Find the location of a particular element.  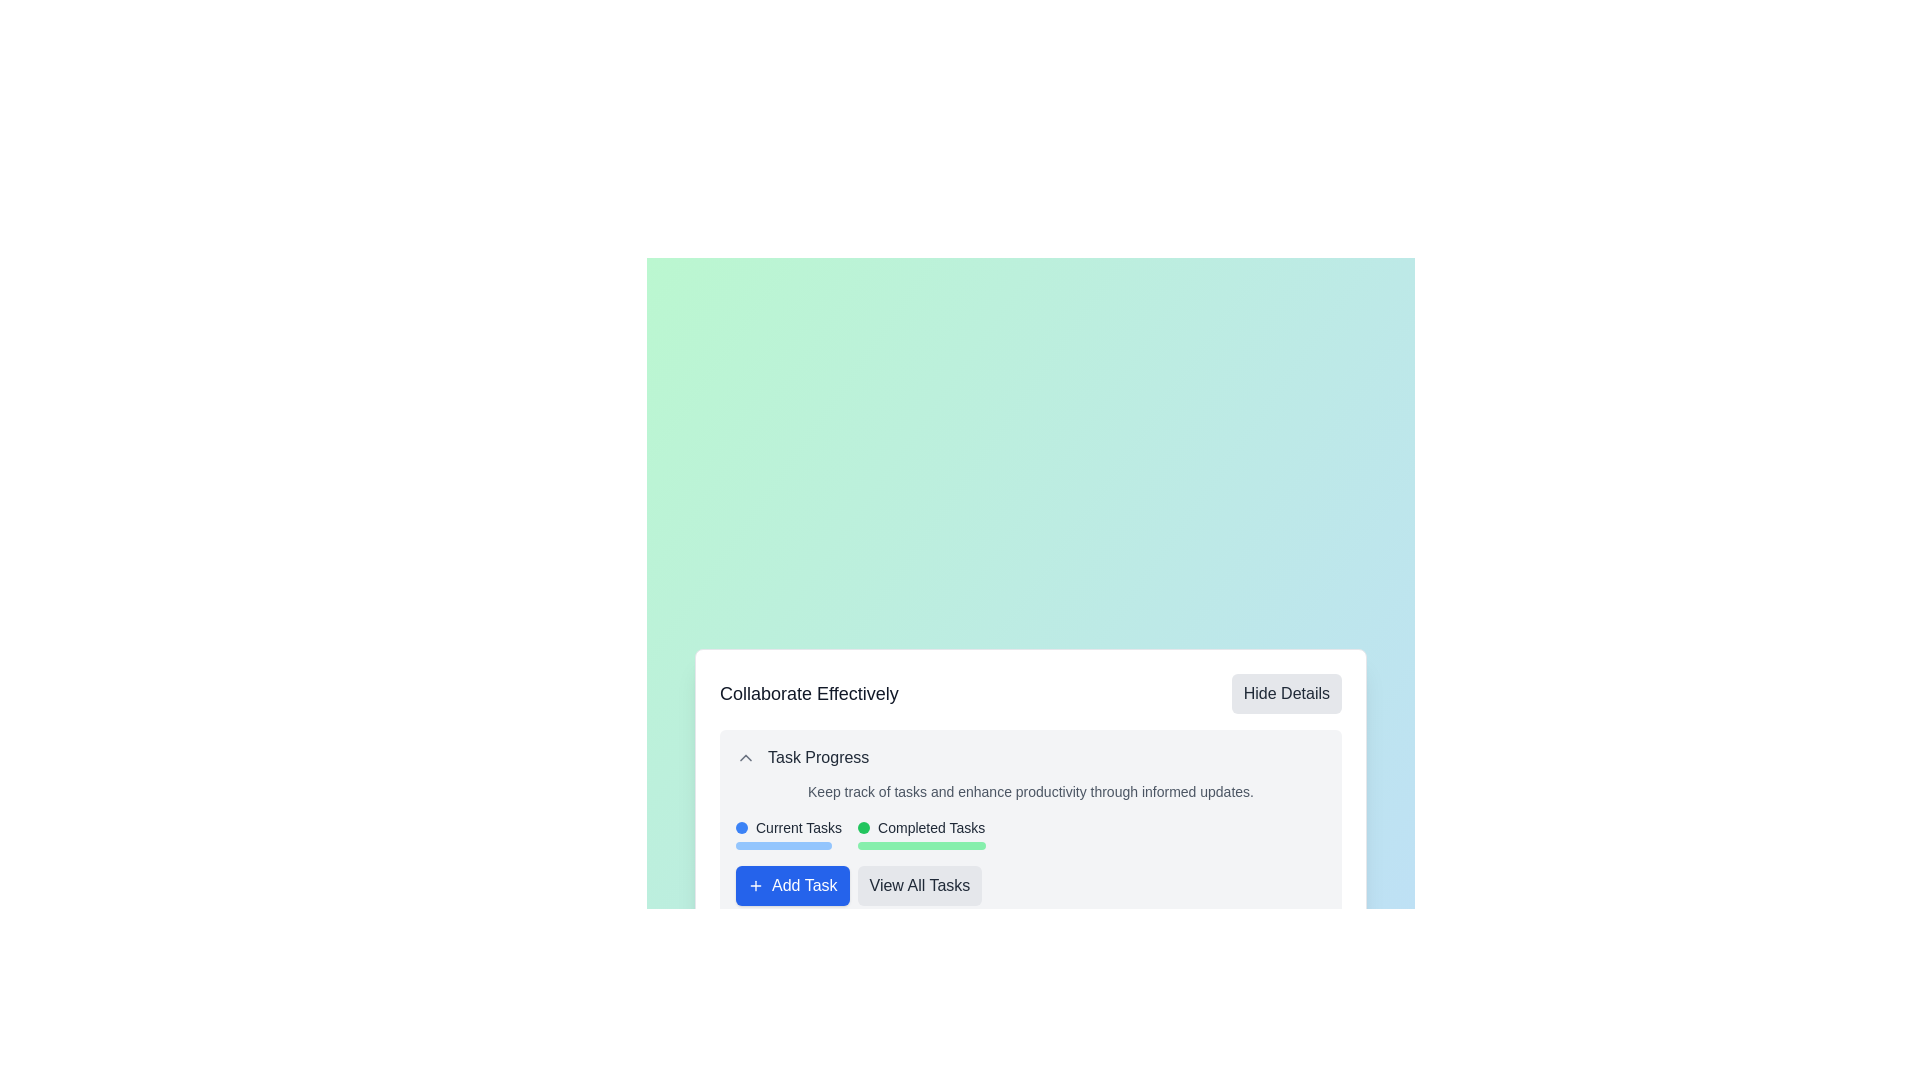

the SVG icon (plus sign) inside the blue button labeled 'Add Task', which visually represents the action of adding a task is located at coordinates (754, 885).